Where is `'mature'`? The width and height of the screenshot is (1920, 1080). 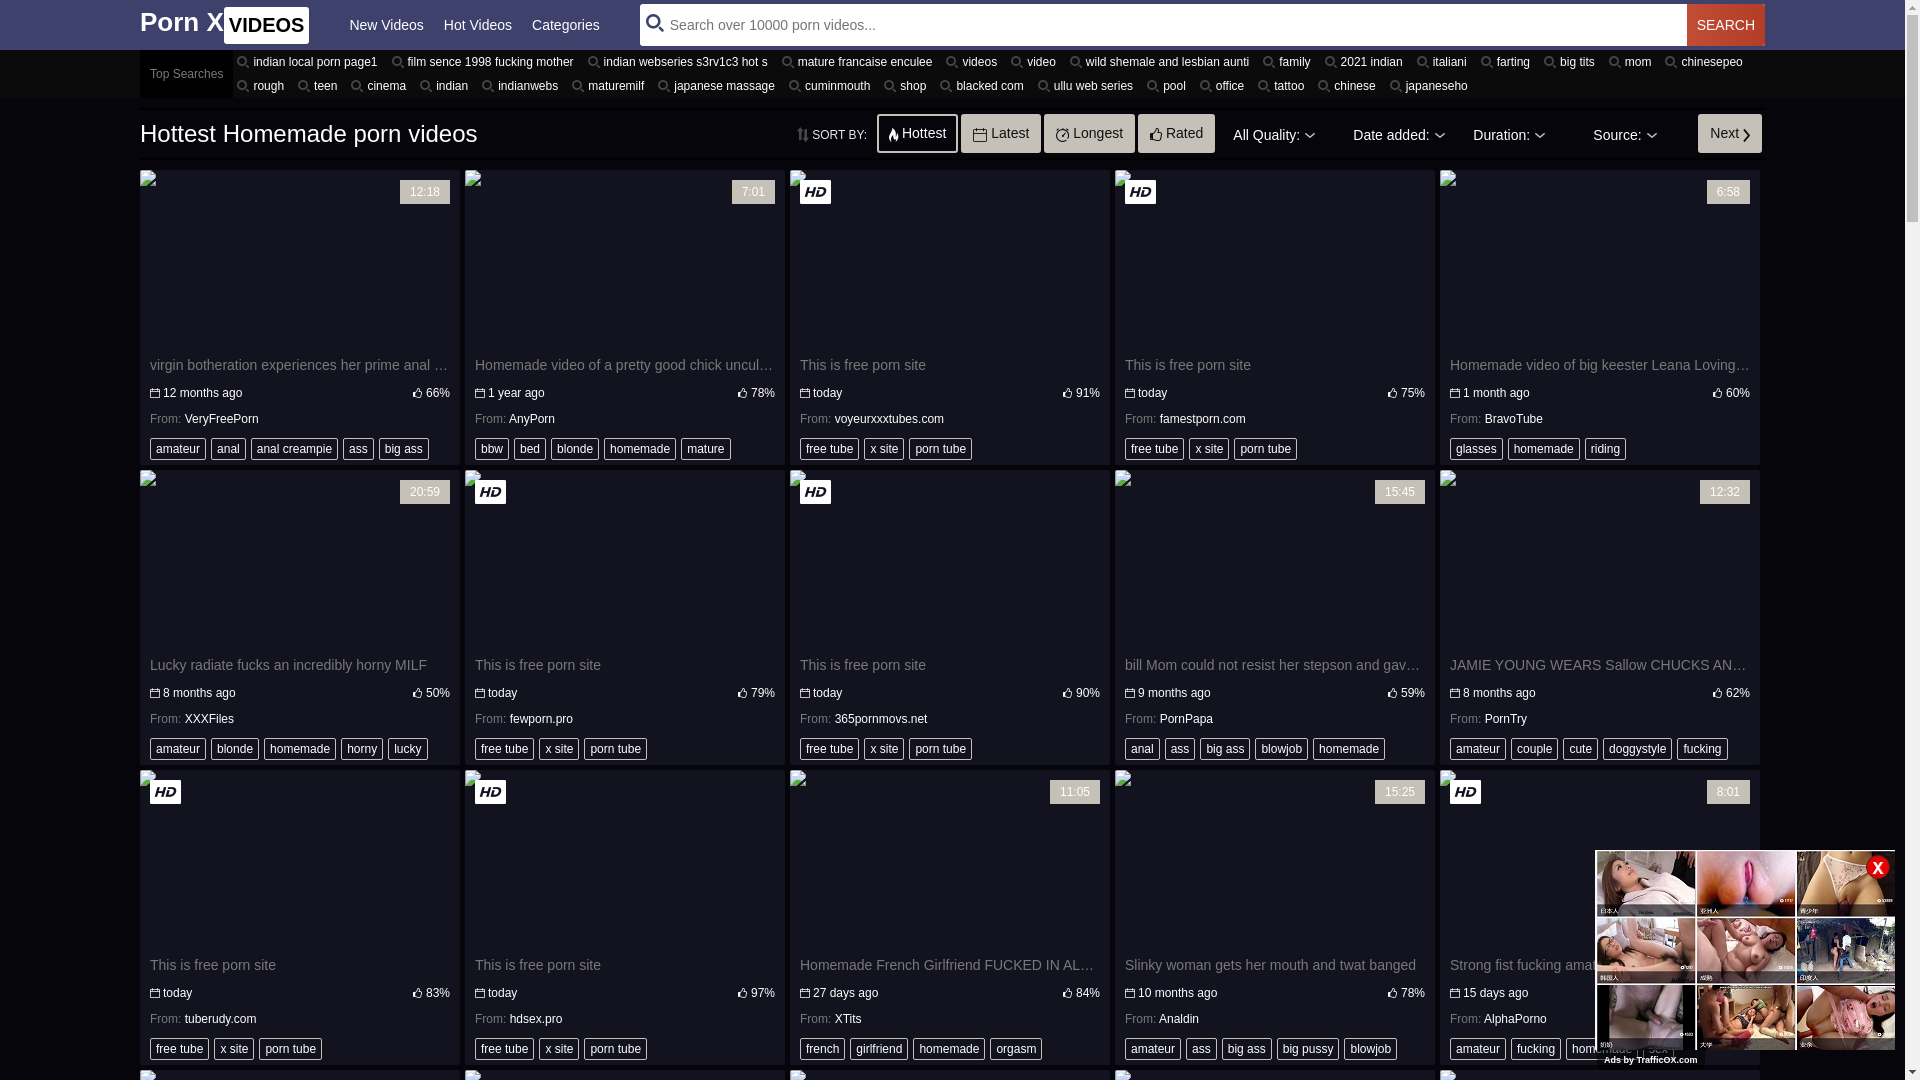
'mature' is located at coordinates (705, 447).